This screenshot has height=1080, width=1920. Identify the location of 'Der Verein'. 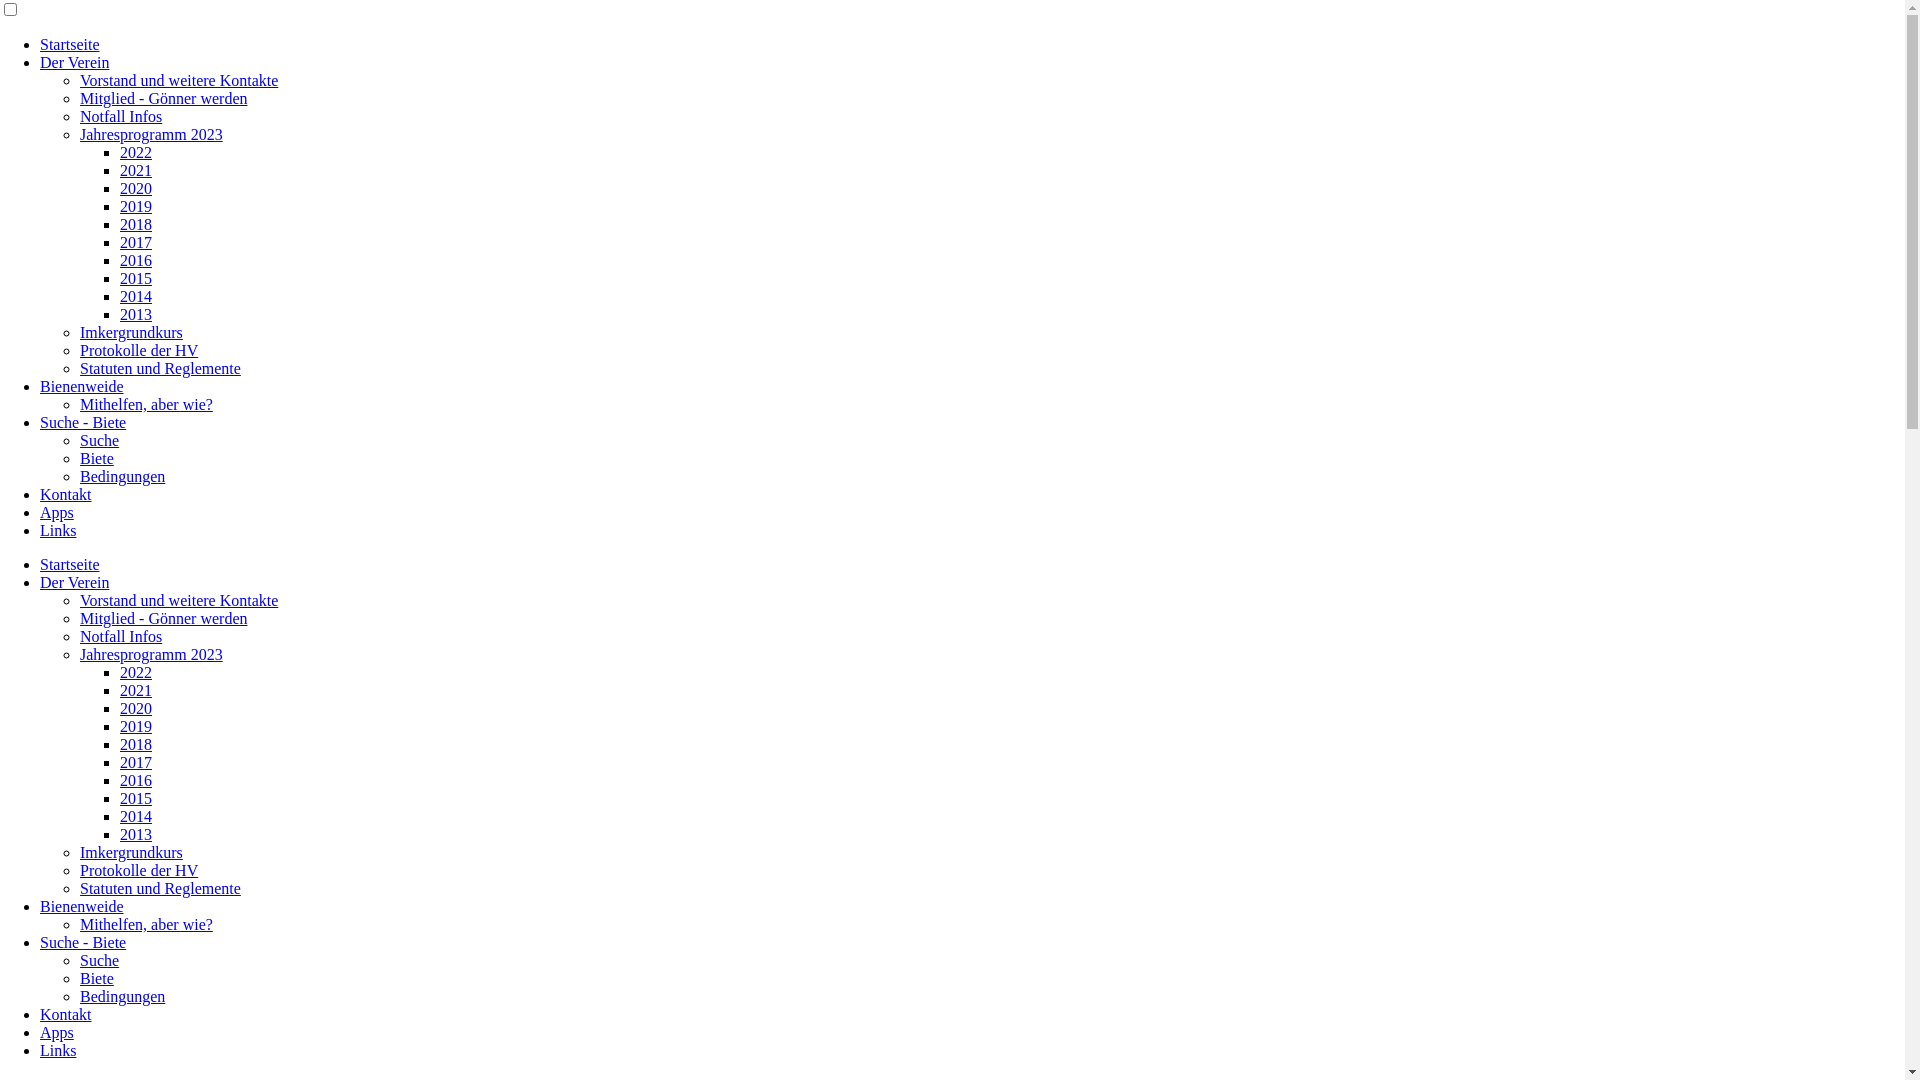
(74, 61).